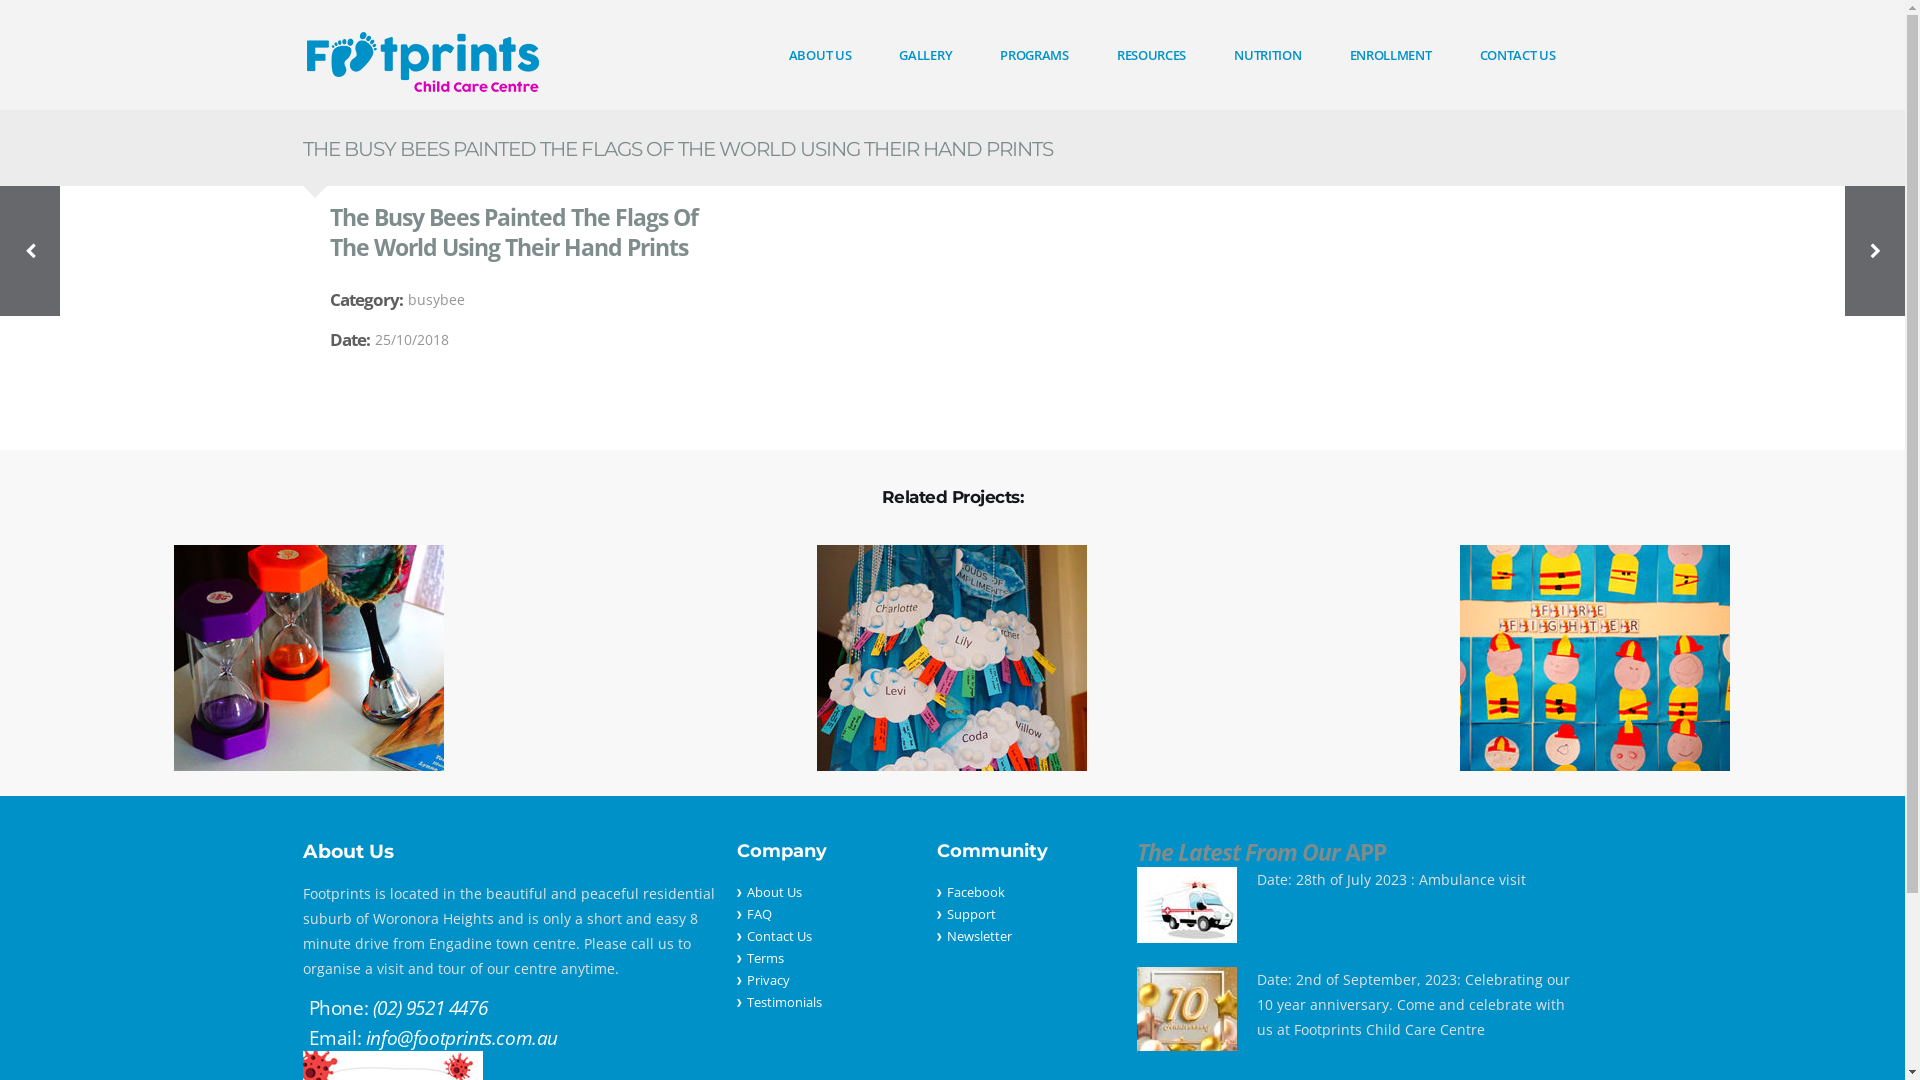 The image size is (1920, 1080). What do you see at coordinates (970, 914) in the screenshot?
I see `'Support'` at bounding box center [970, 914].